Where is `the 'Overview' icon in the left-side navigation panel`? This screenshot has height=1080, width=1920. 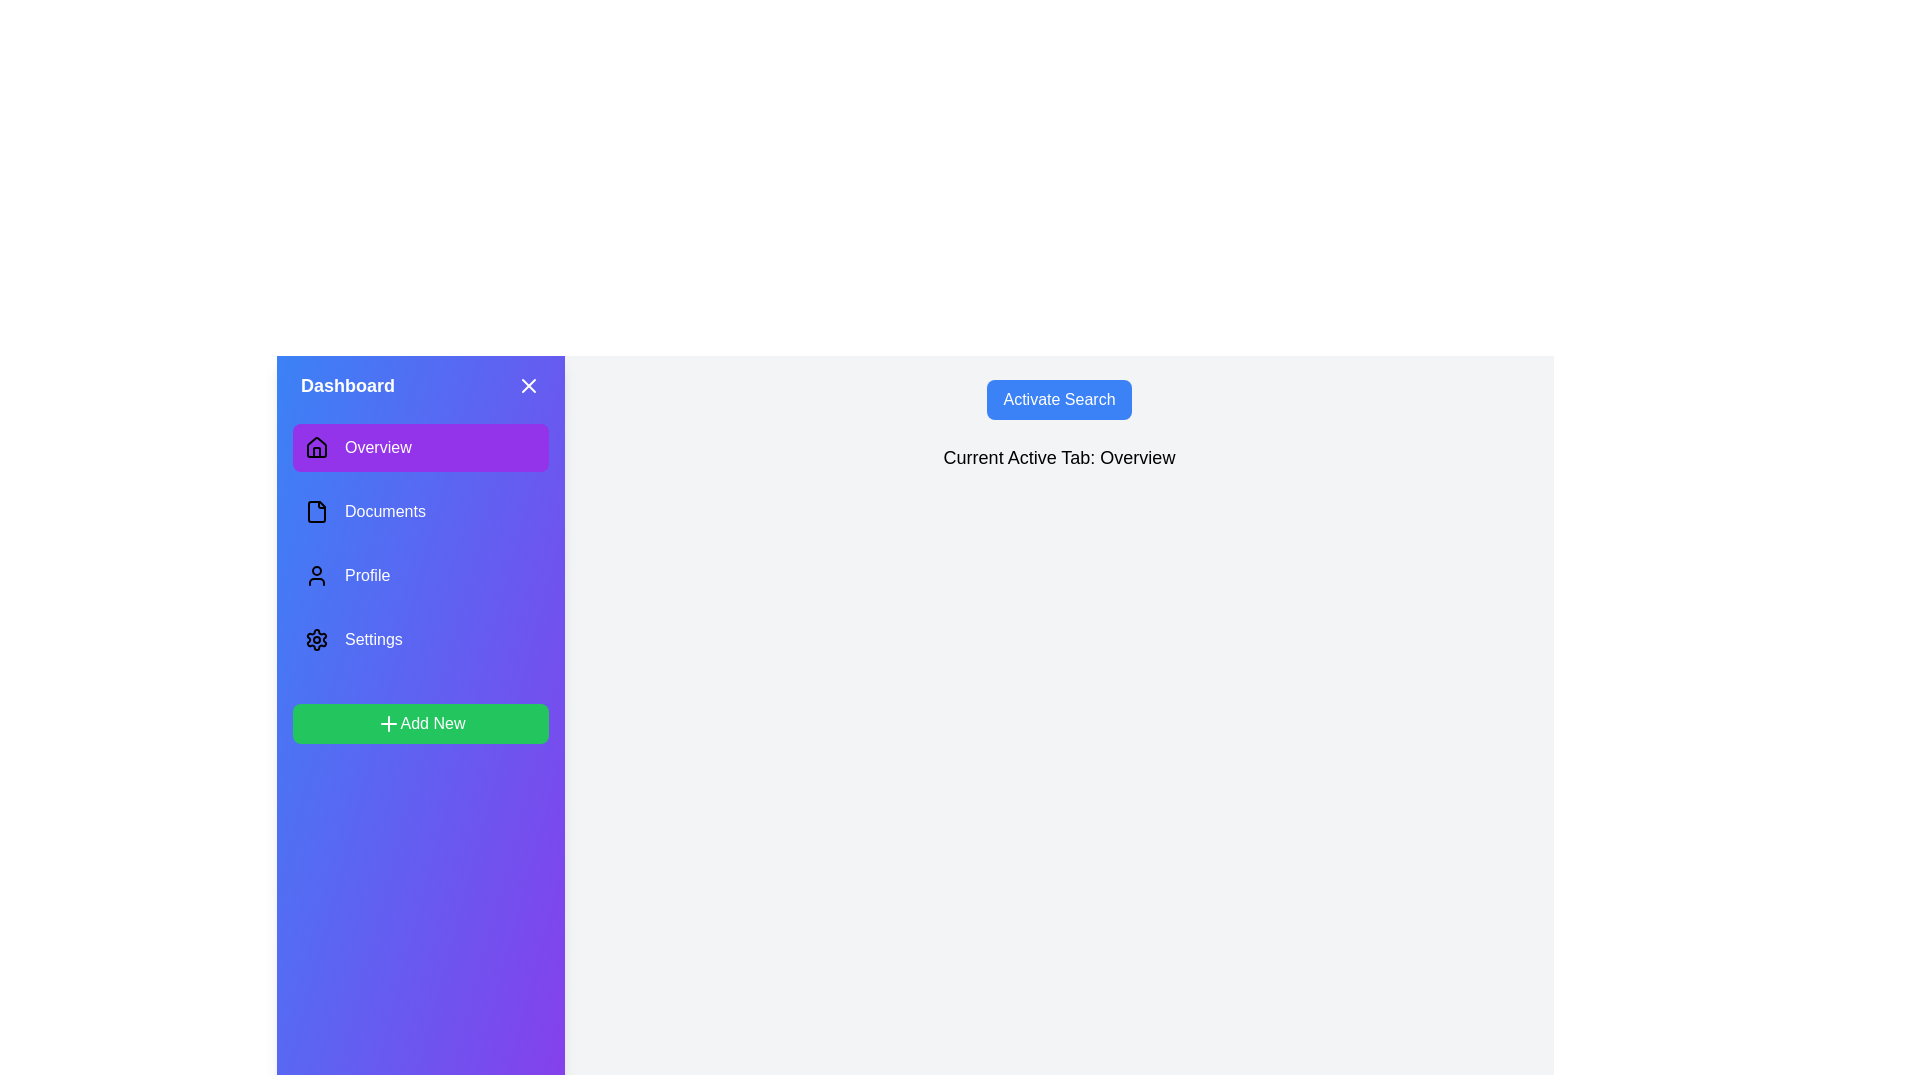 the 'Overview' icon in the left-side navigation panel is located at coordinates (315, 446).